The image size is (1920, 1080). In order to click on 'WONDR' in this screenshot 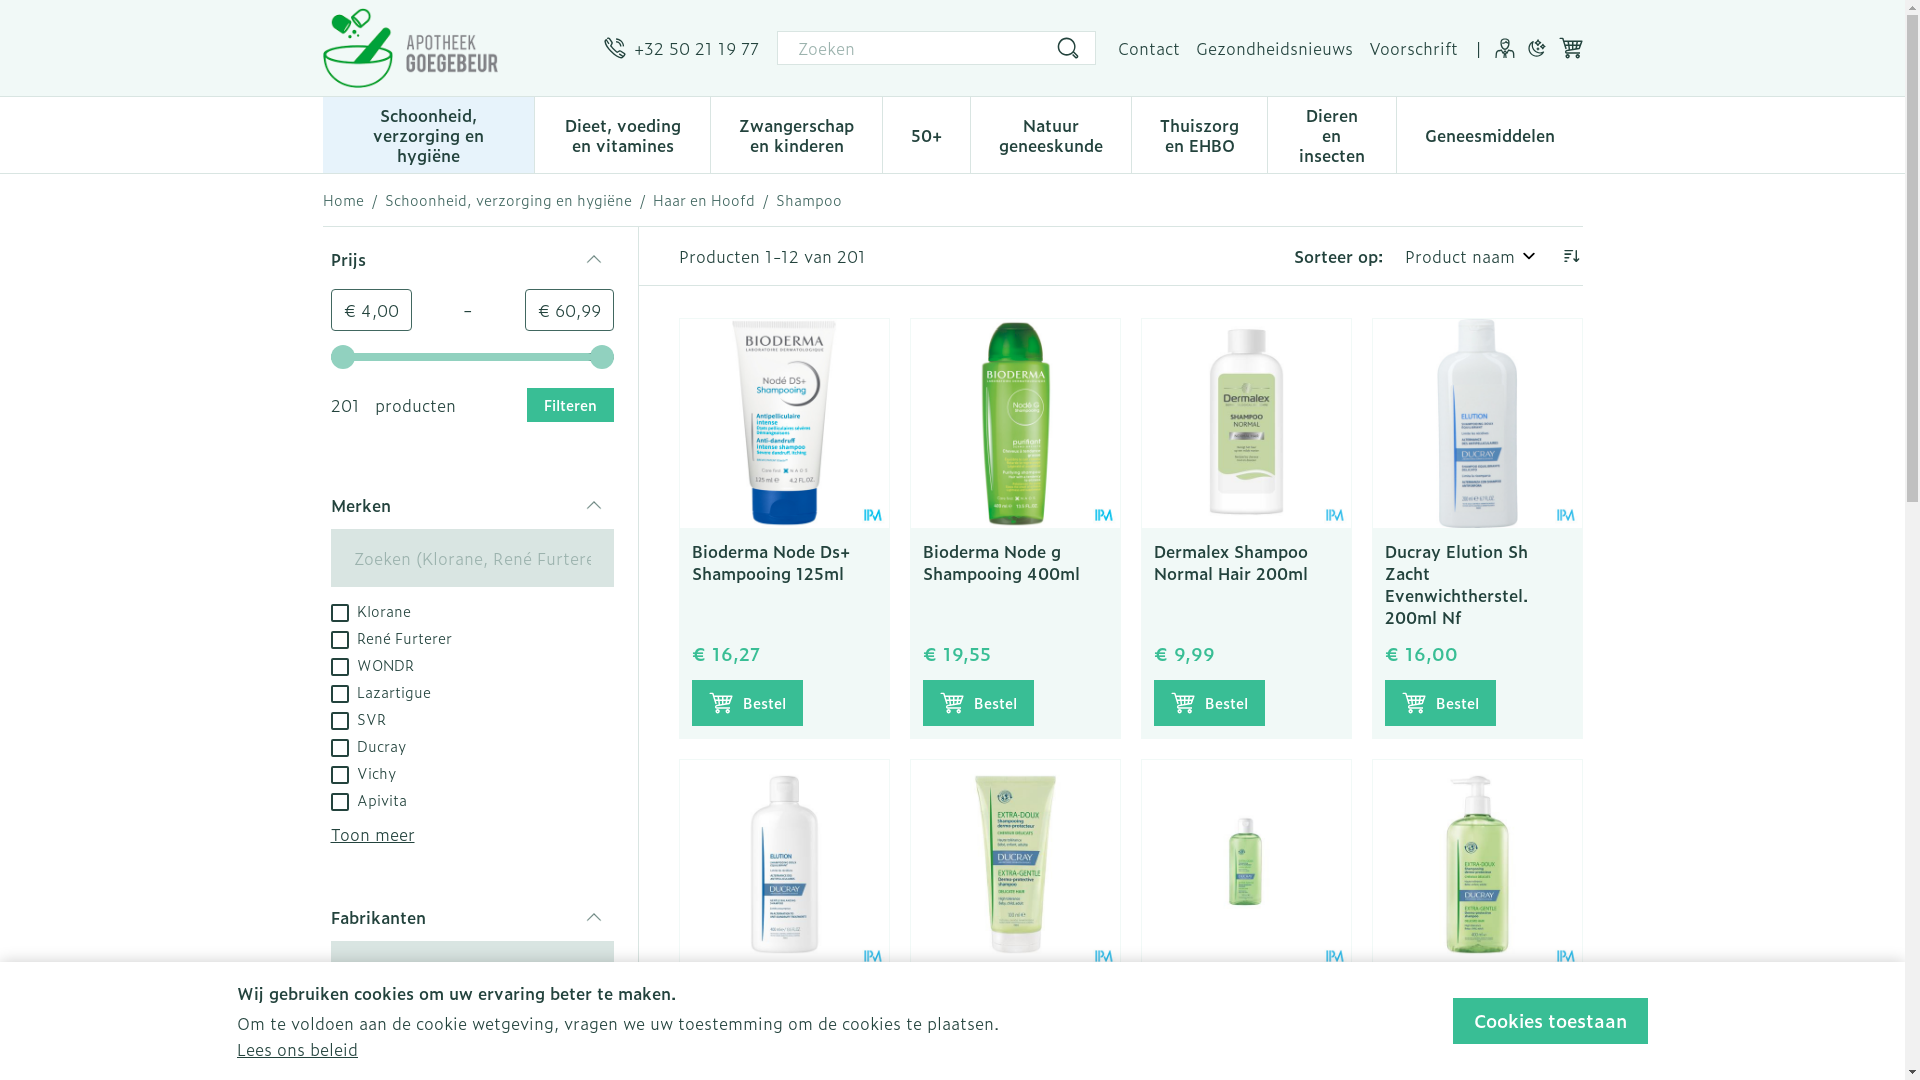, I will do `click(371, 663)`.